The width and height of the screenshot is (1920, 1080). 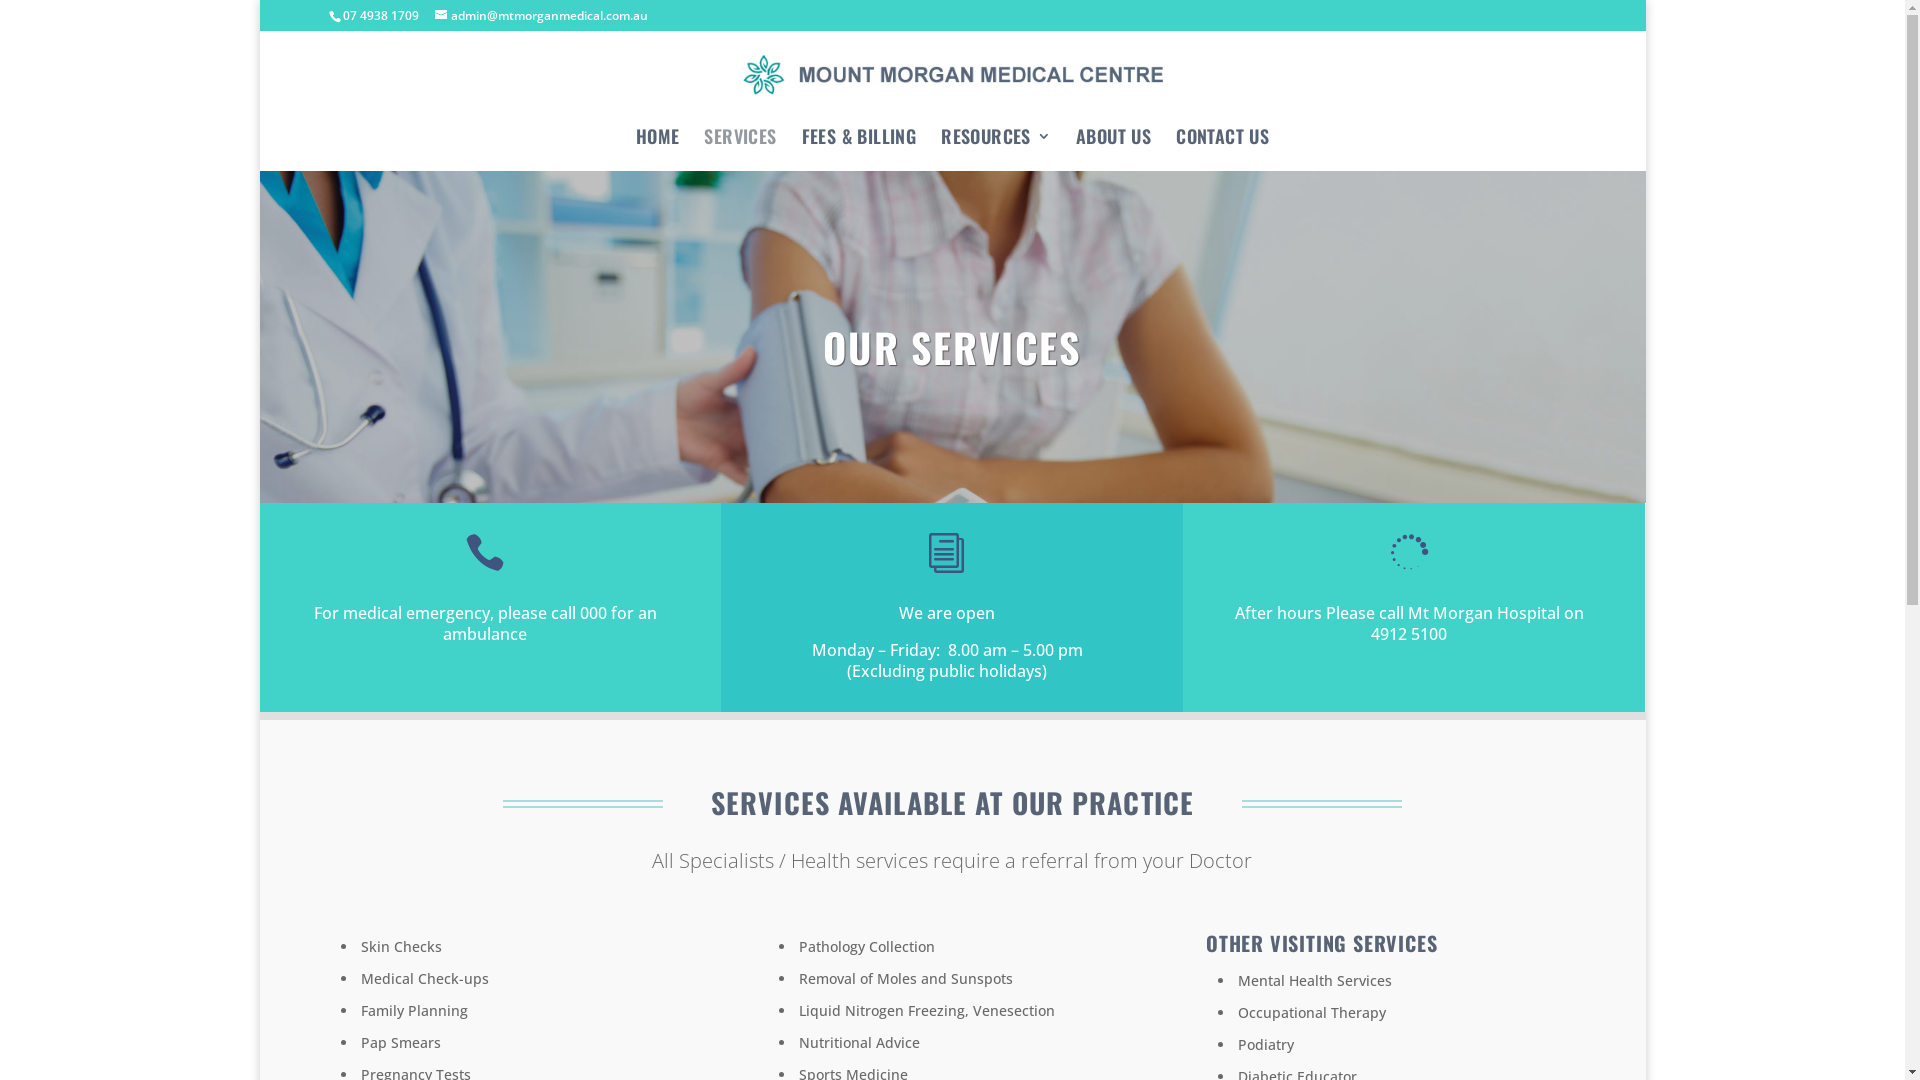 I want to click on 'admin@mtmorganmedical.com.au', so click(x=434, y=15).